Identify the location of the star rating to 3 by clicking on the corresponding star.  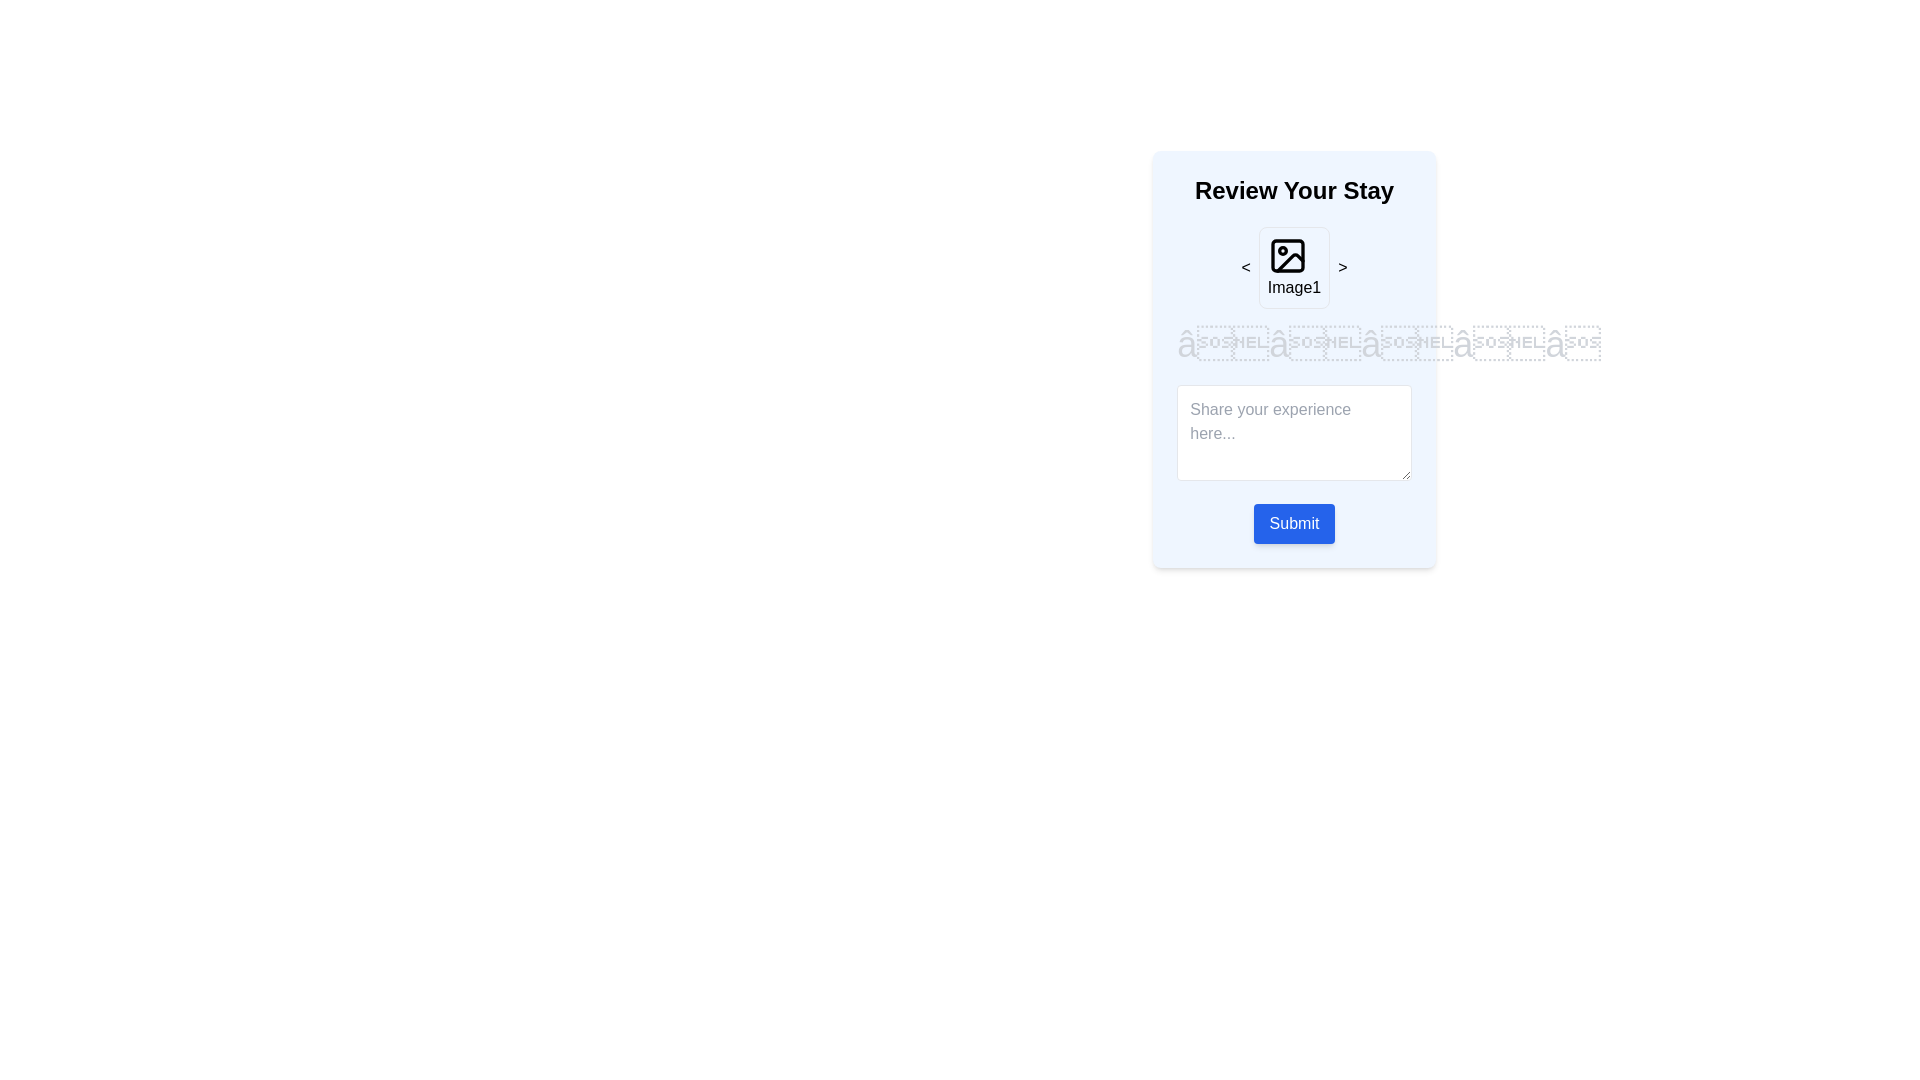
(1406, 343).